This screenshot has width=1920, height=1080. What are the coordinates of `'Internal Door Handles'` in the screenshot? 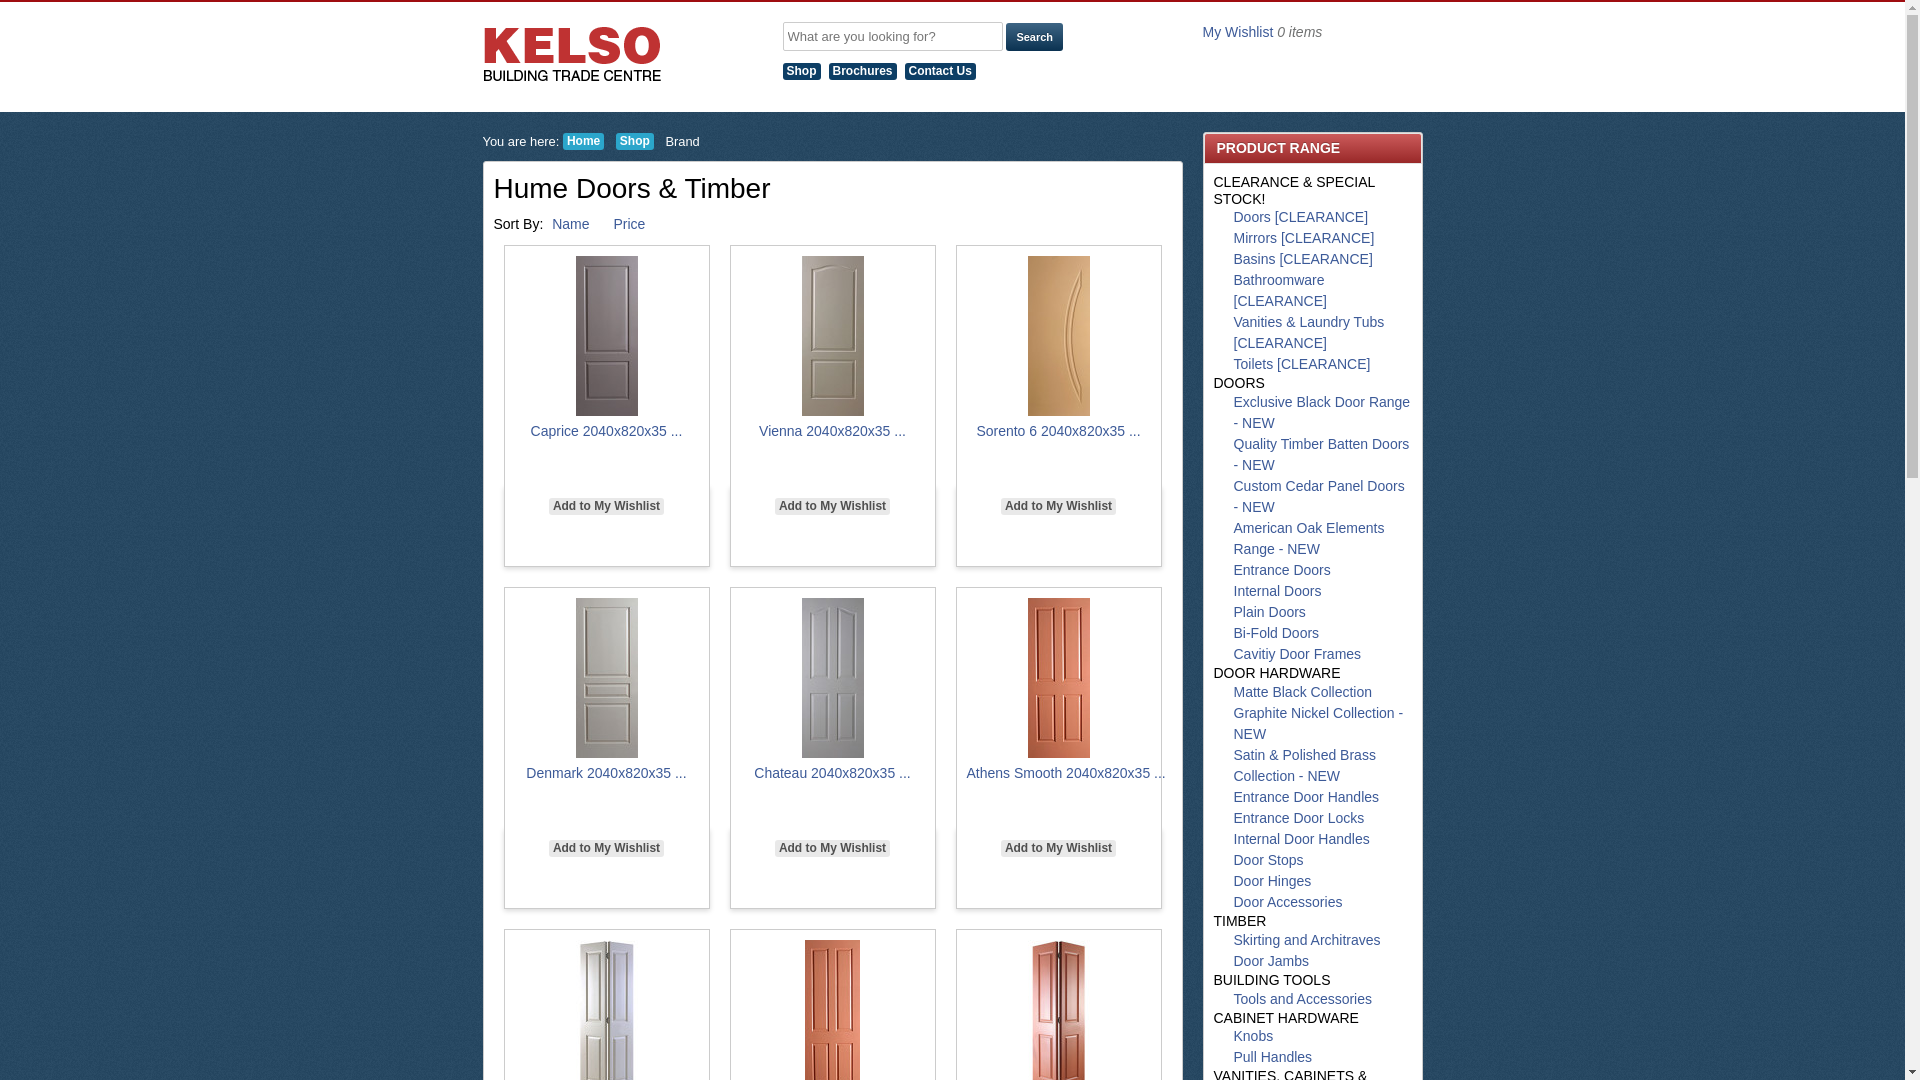 It's located at (1301, 839).